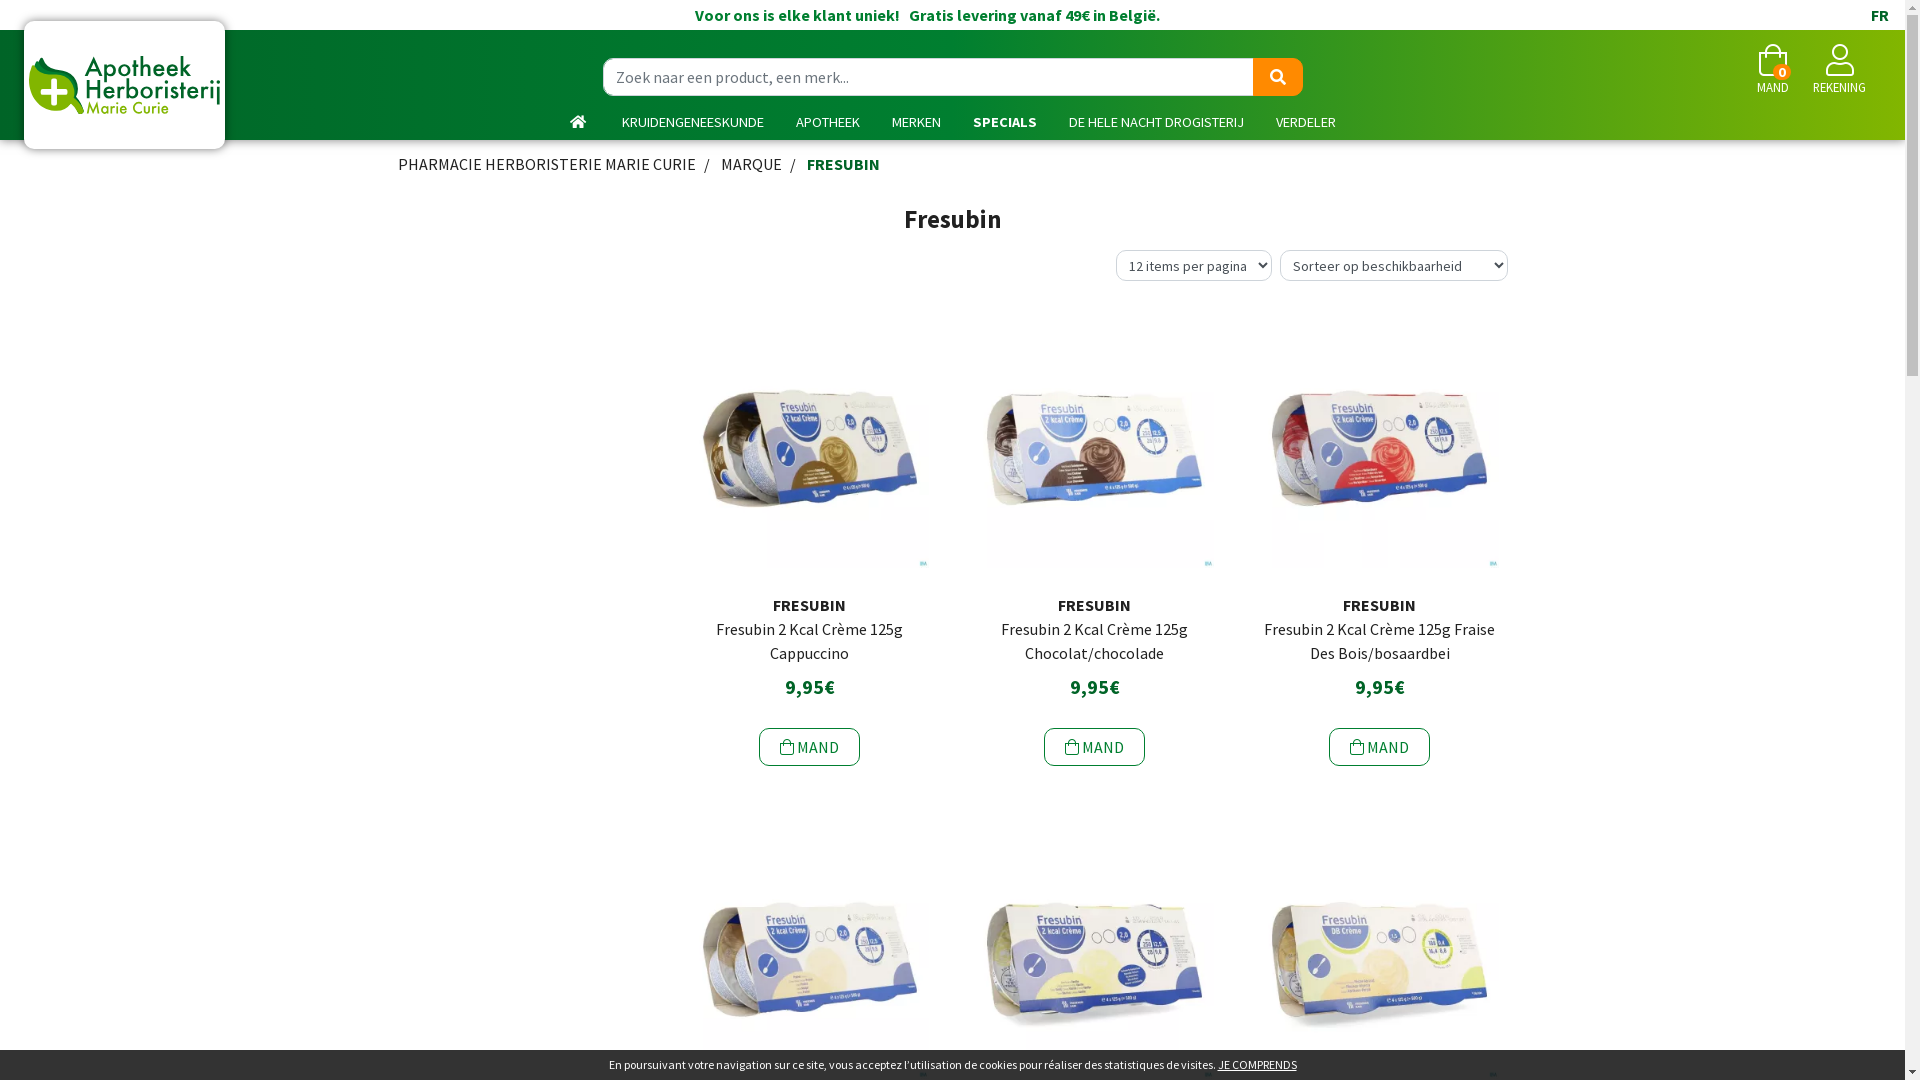 Image resolution: width=1920 pixels, height=1080 pixels. What do you see at coordinates (1839, 69) in the screenshot?
I see `'REKENING'` at bounding box center [1839, 69].